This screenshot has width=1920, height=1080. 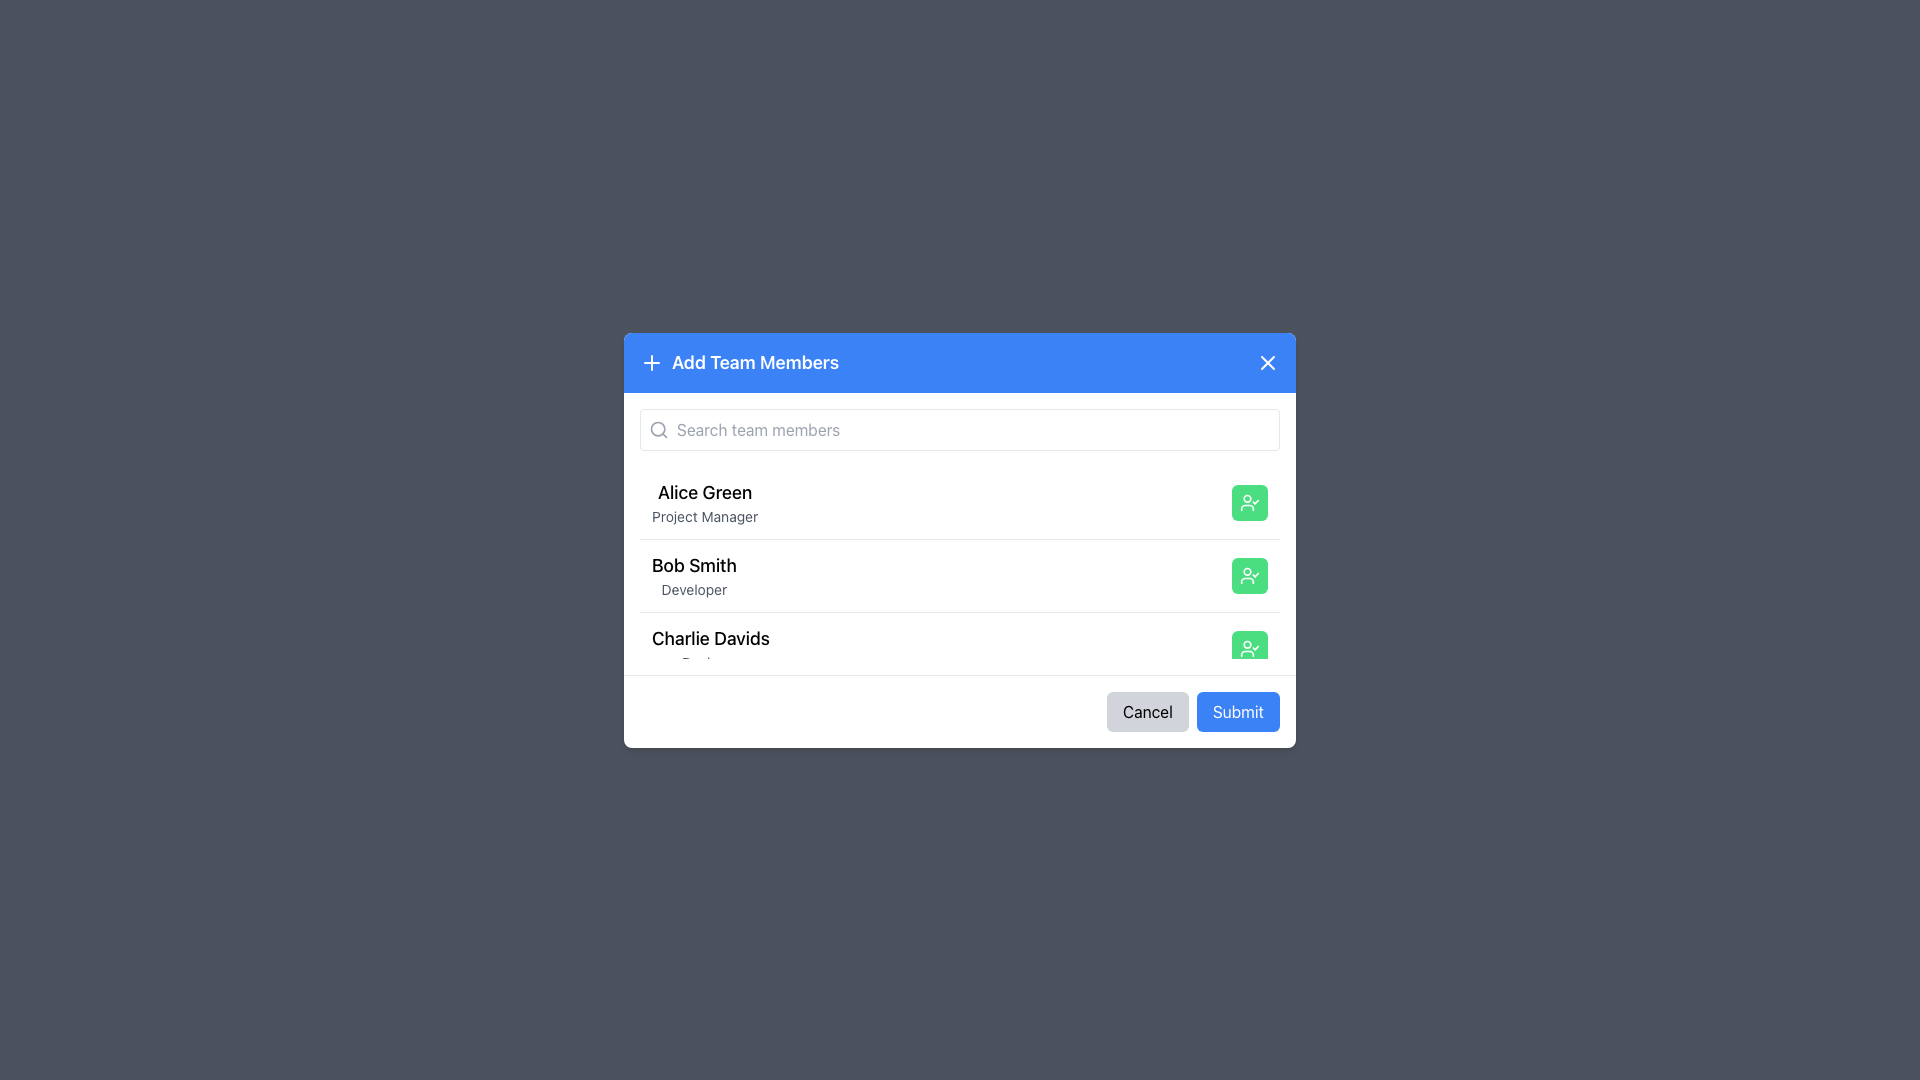 I want to click on the search icon located on the left side of the search field in the modal window, which indicates the search functionality for team members, so click(x=658, y=427).